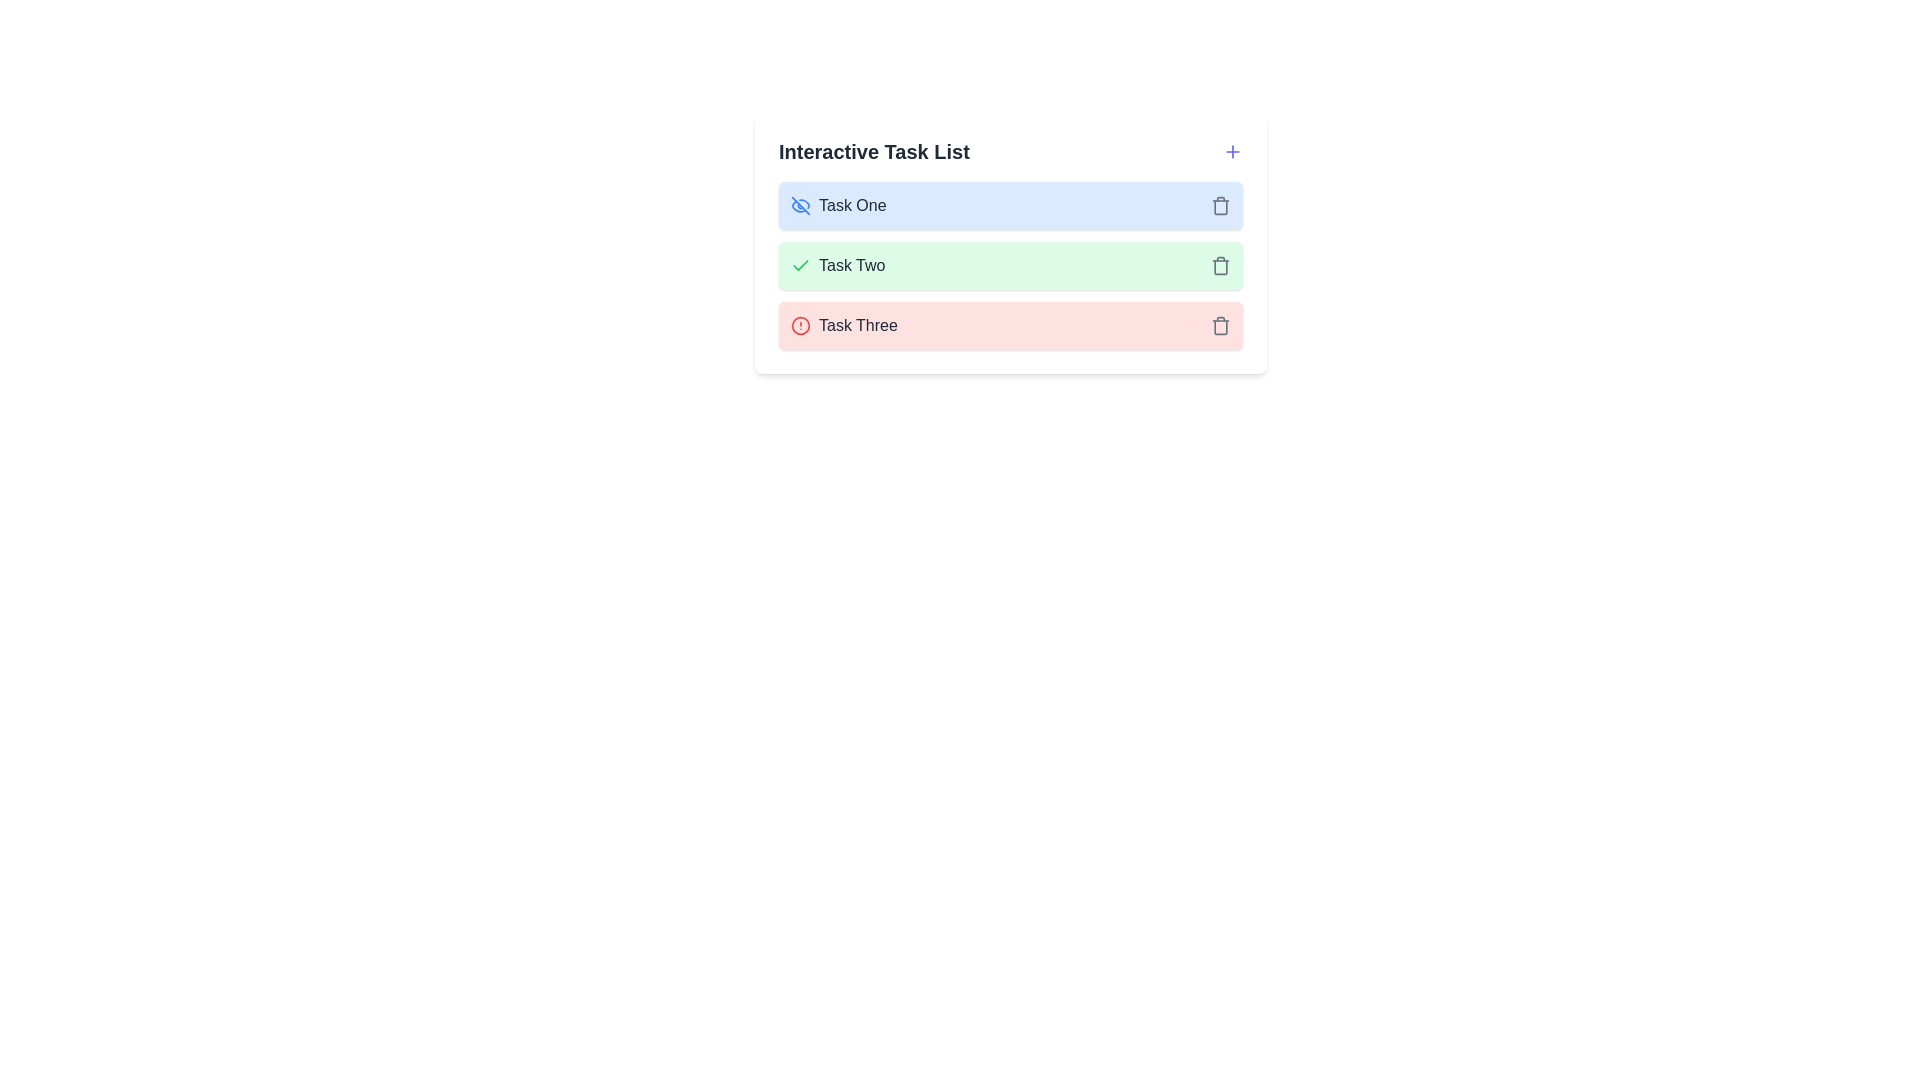 Image resolution: width=1920 pixels, height=1080 pixels. Describe the element at coordinates (801, 265) in the screenshot. I see `the completion icon for 'Task Two', which is located at the top-left within the green rectangle, adjacent to the title text 'Task Two'` at that location.